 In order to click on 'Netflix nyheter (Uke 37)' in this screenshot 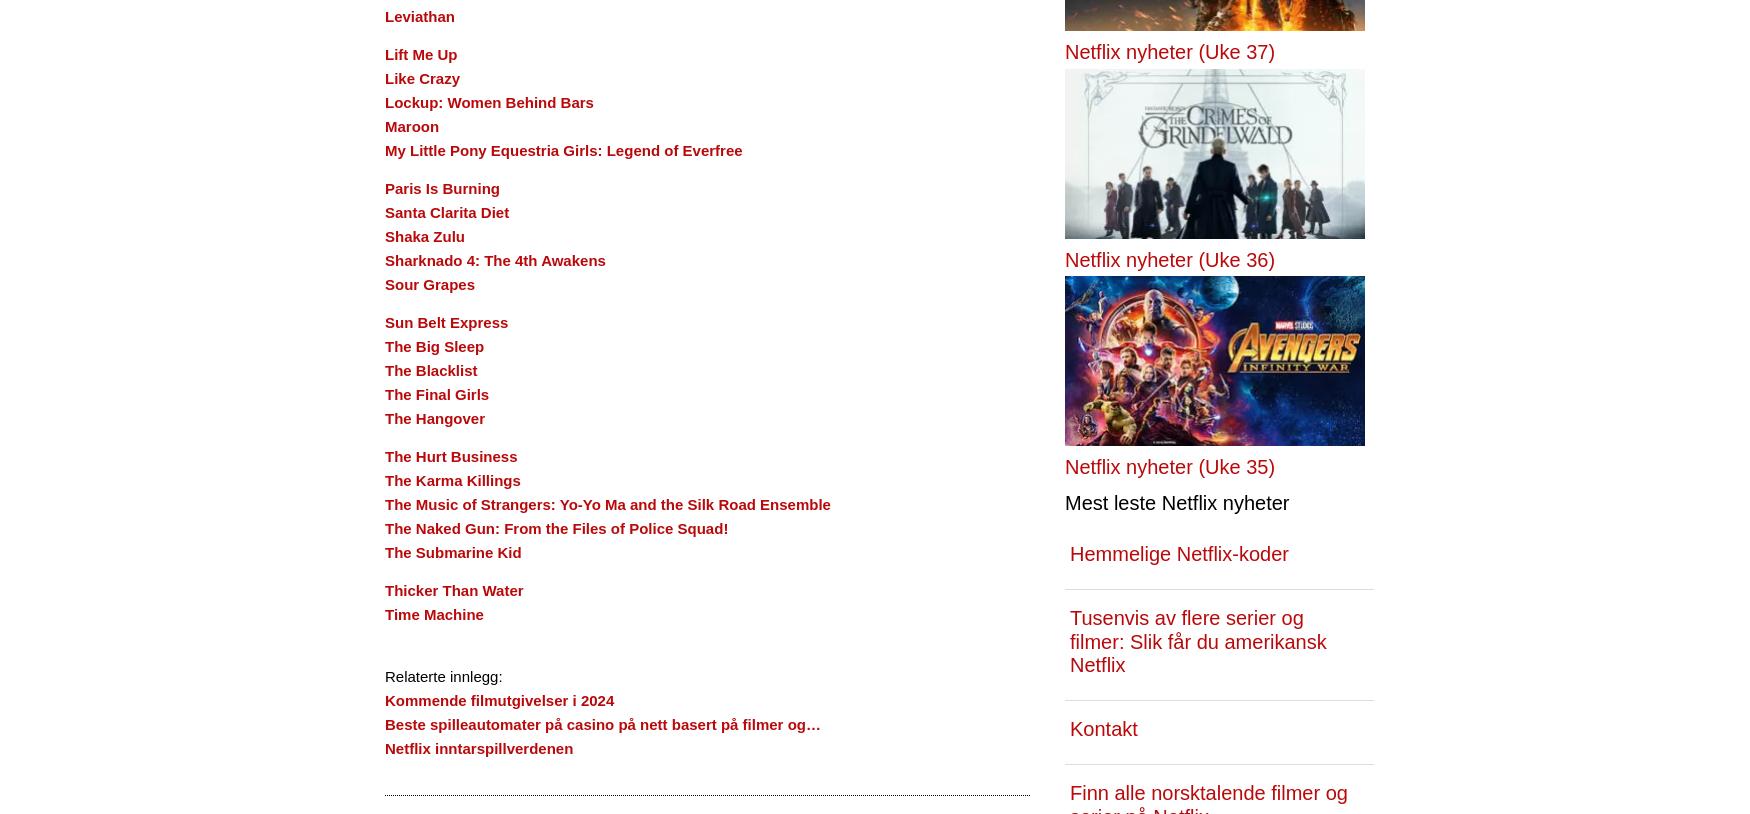, I will do `click(1169, 50)`.